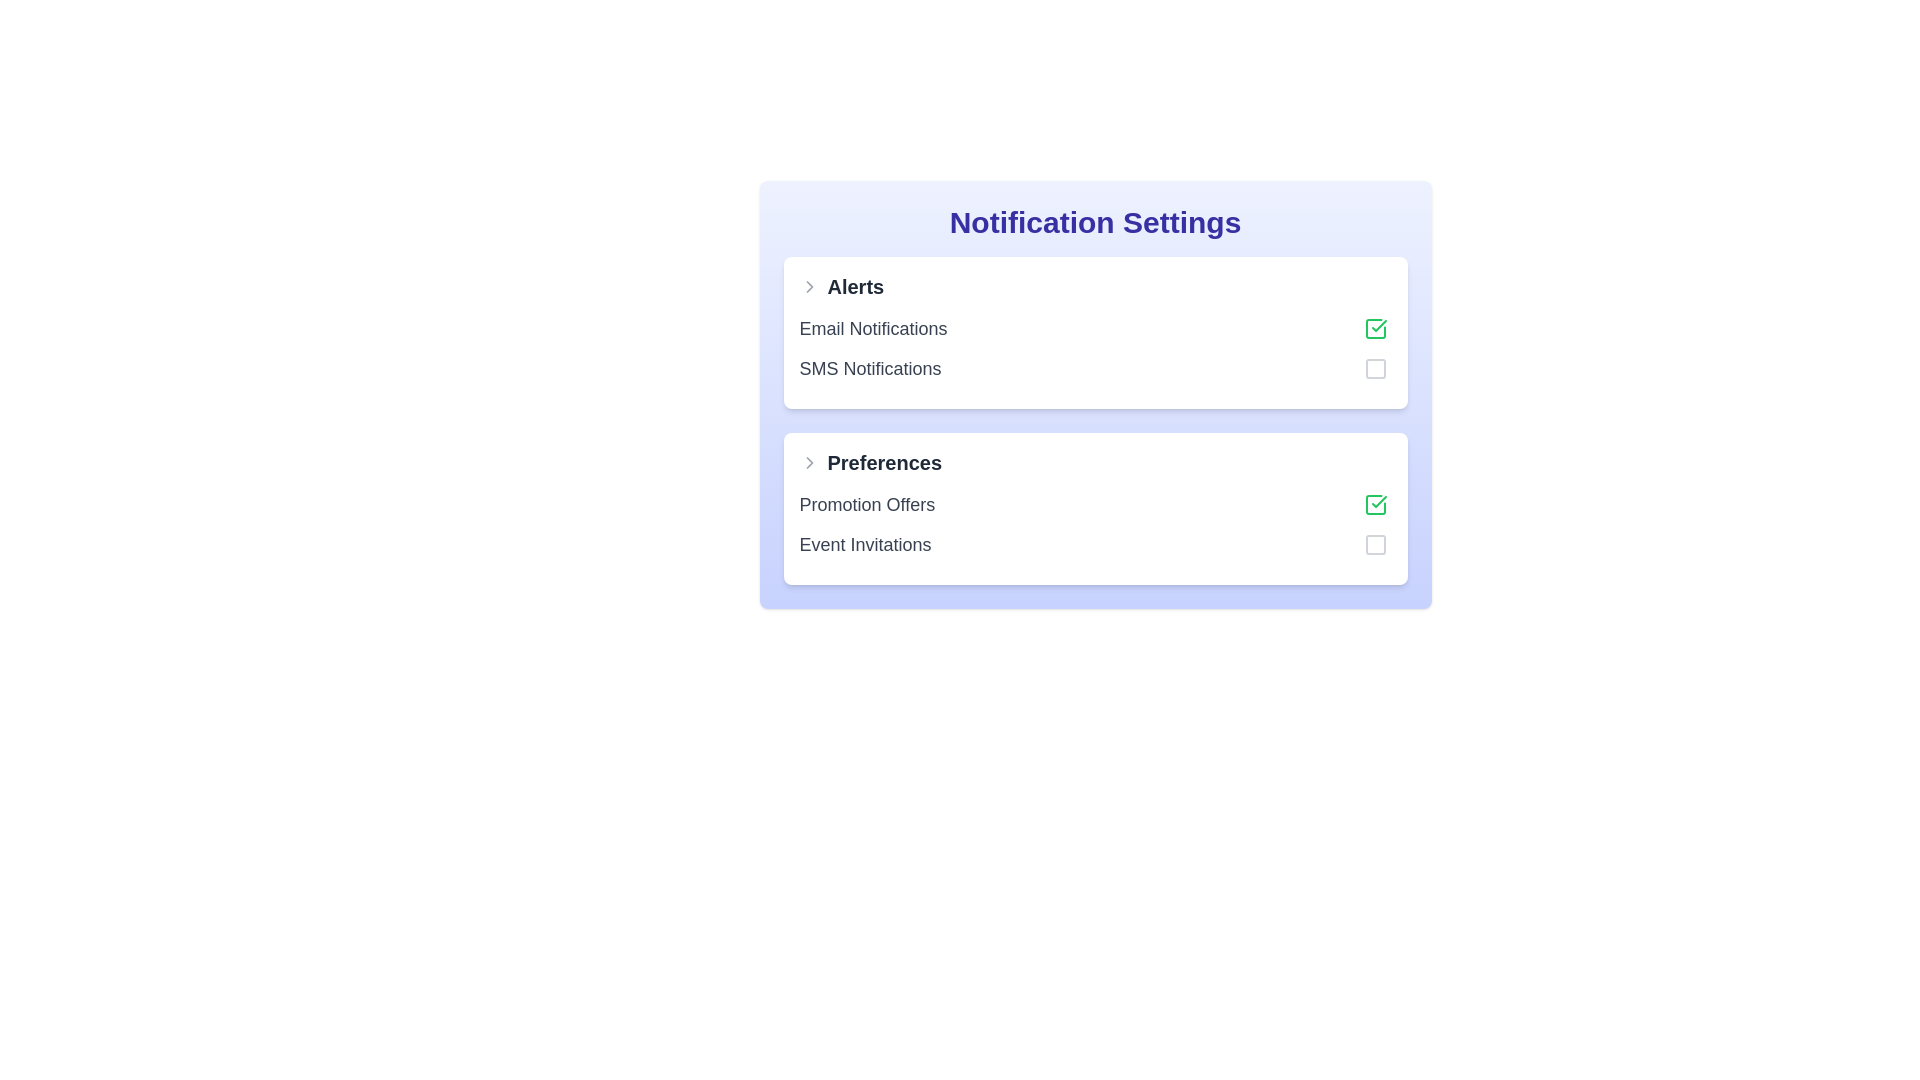  What do you see at coordinates (867, 504) in the screenshot?
I see `the 'Promotion Offers' text label, which is styled with a larger font size and gray color, located within the 'Preferences' section above 'Event Invitations'` at bounding box center [867, 504].